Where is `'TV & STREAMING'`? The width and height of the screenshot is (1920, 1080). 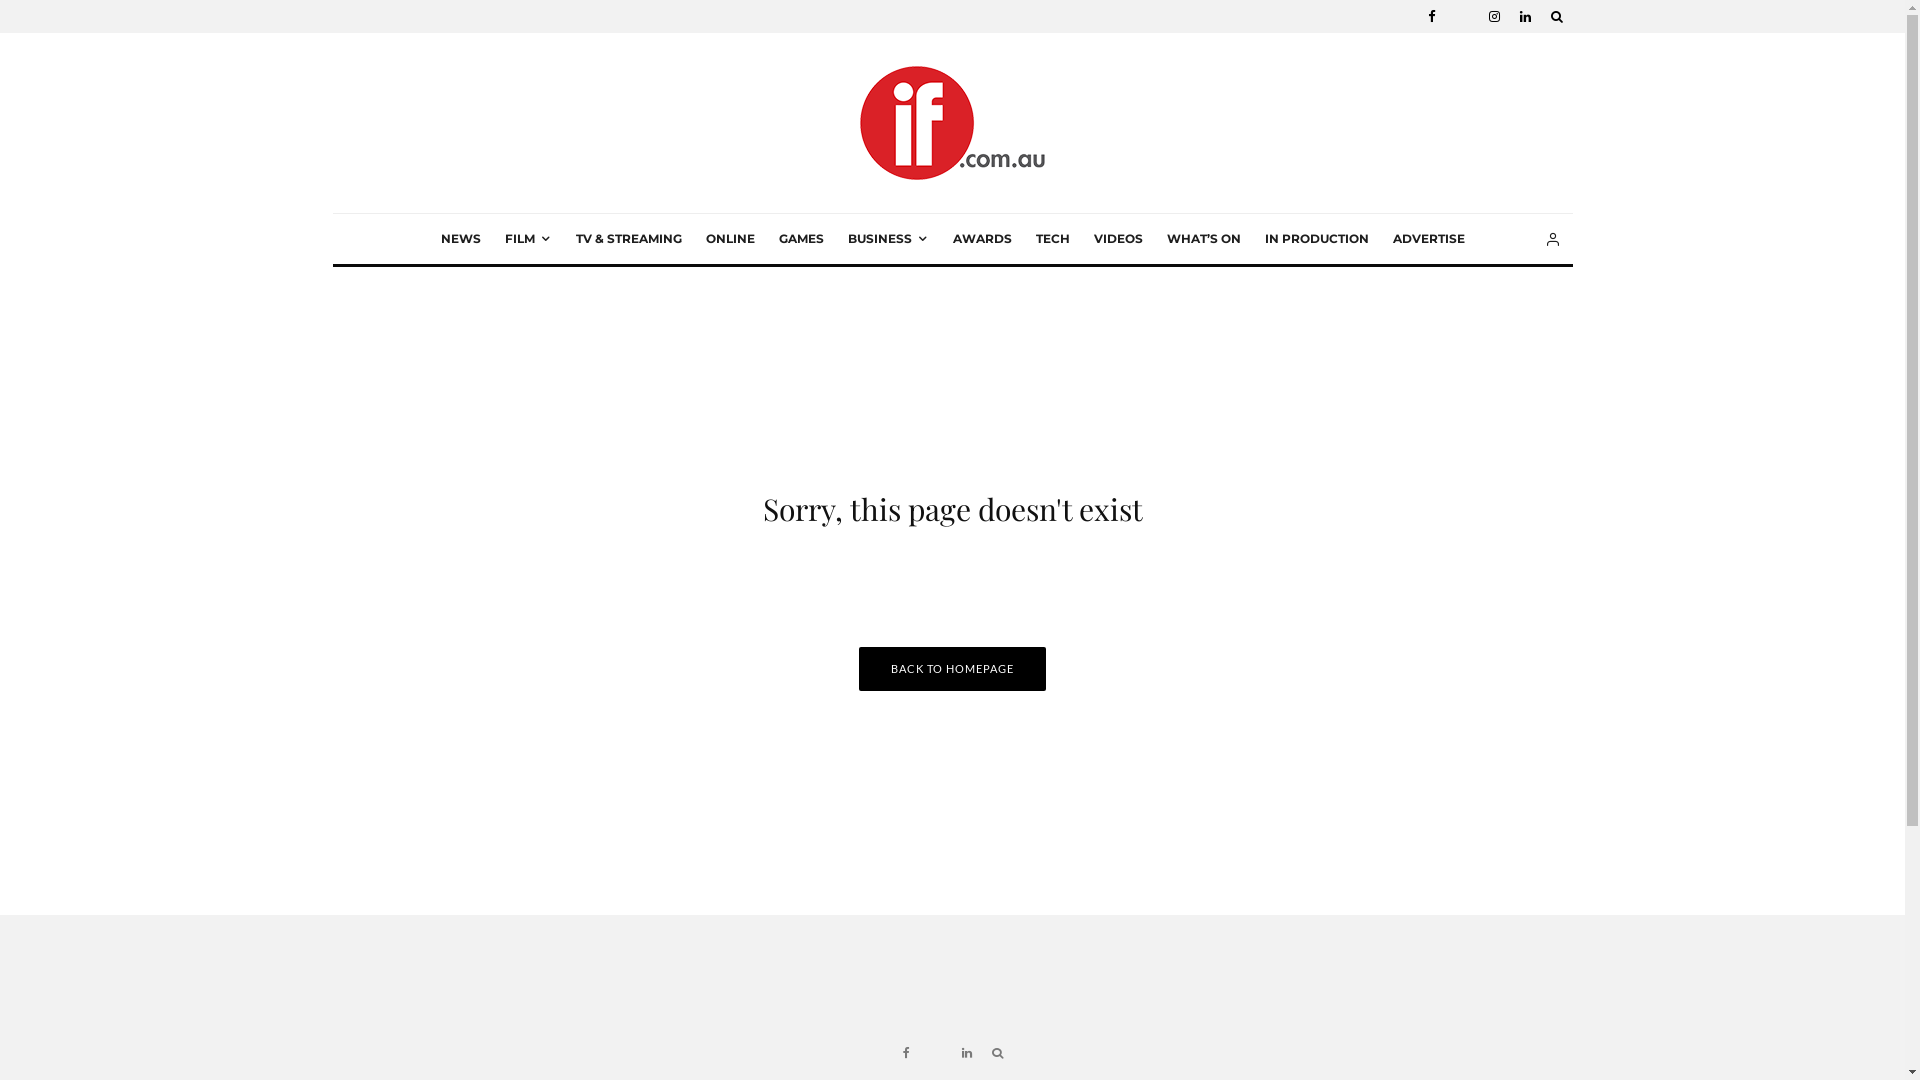 'TV & STREAMING' is located at coordinates (627, 238).